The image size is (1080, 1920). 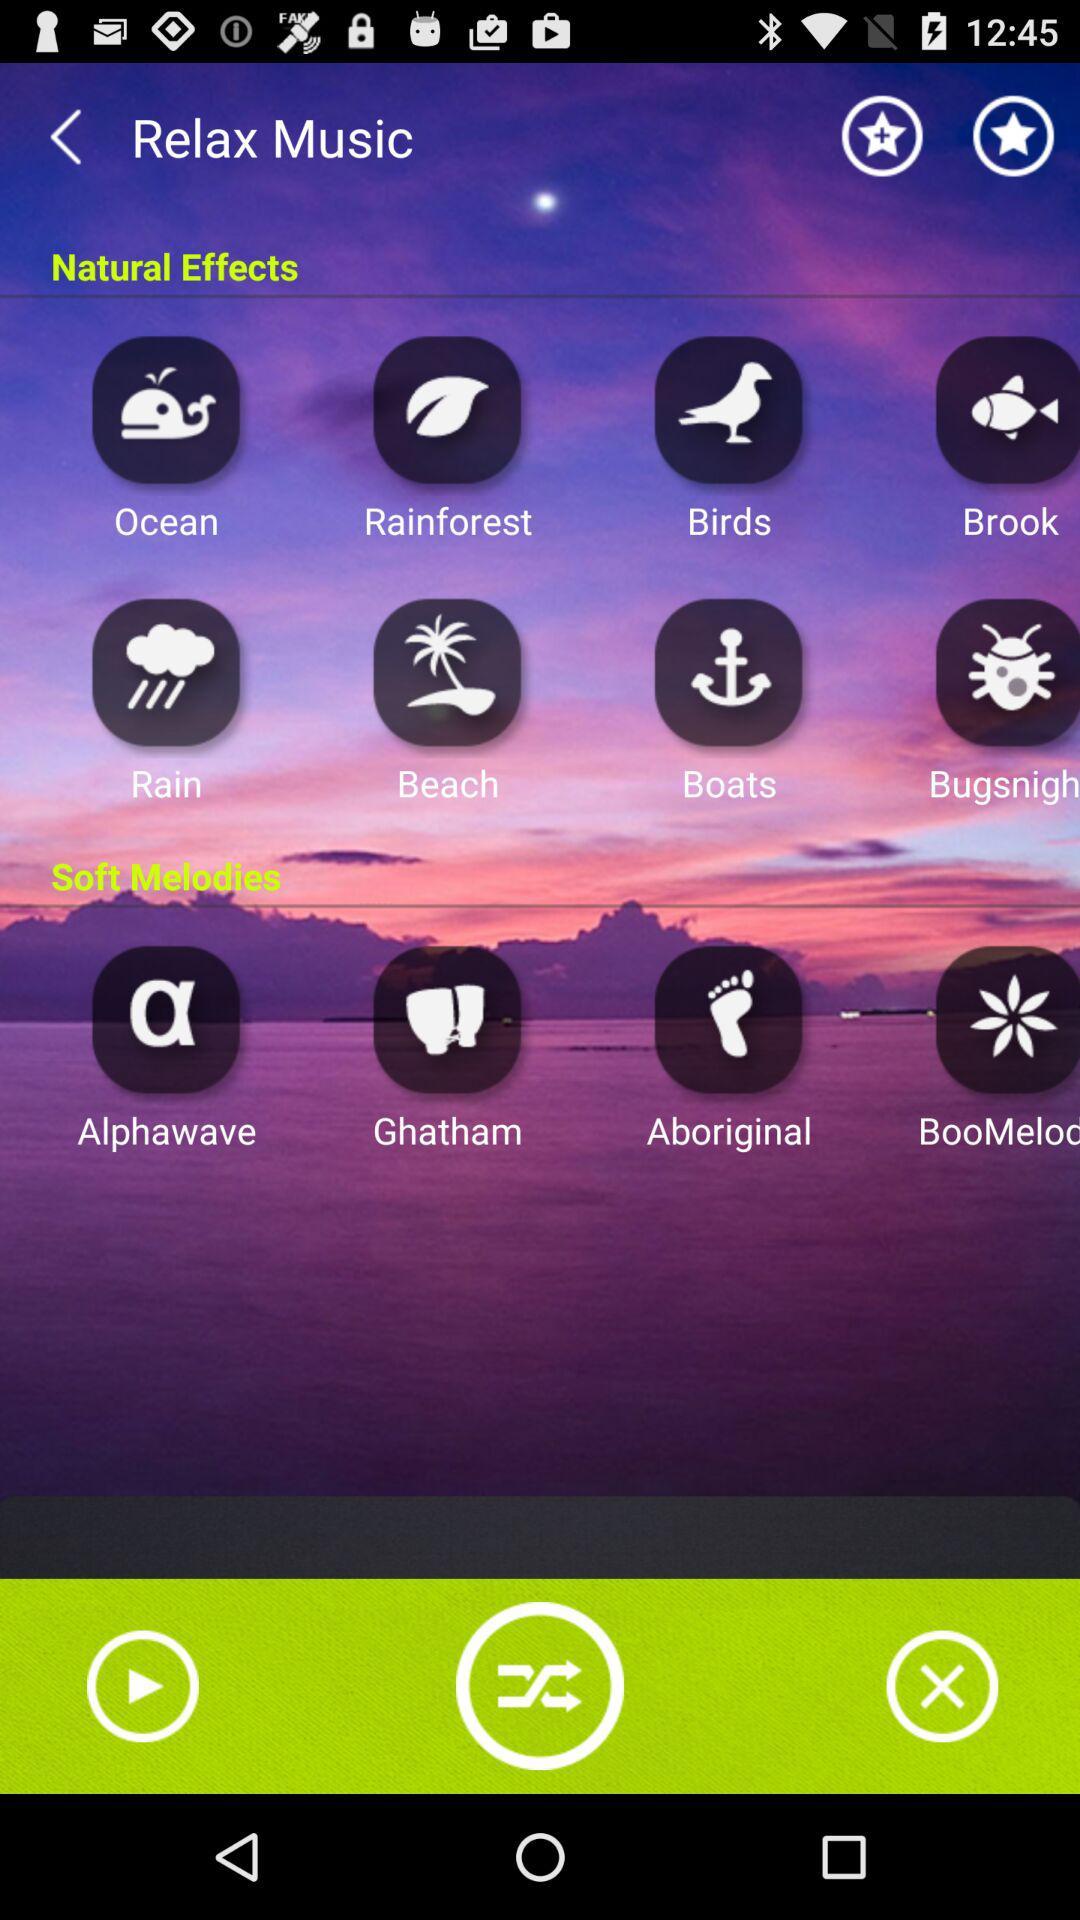 I want to click on share the article, so click(x=540, y=1684).